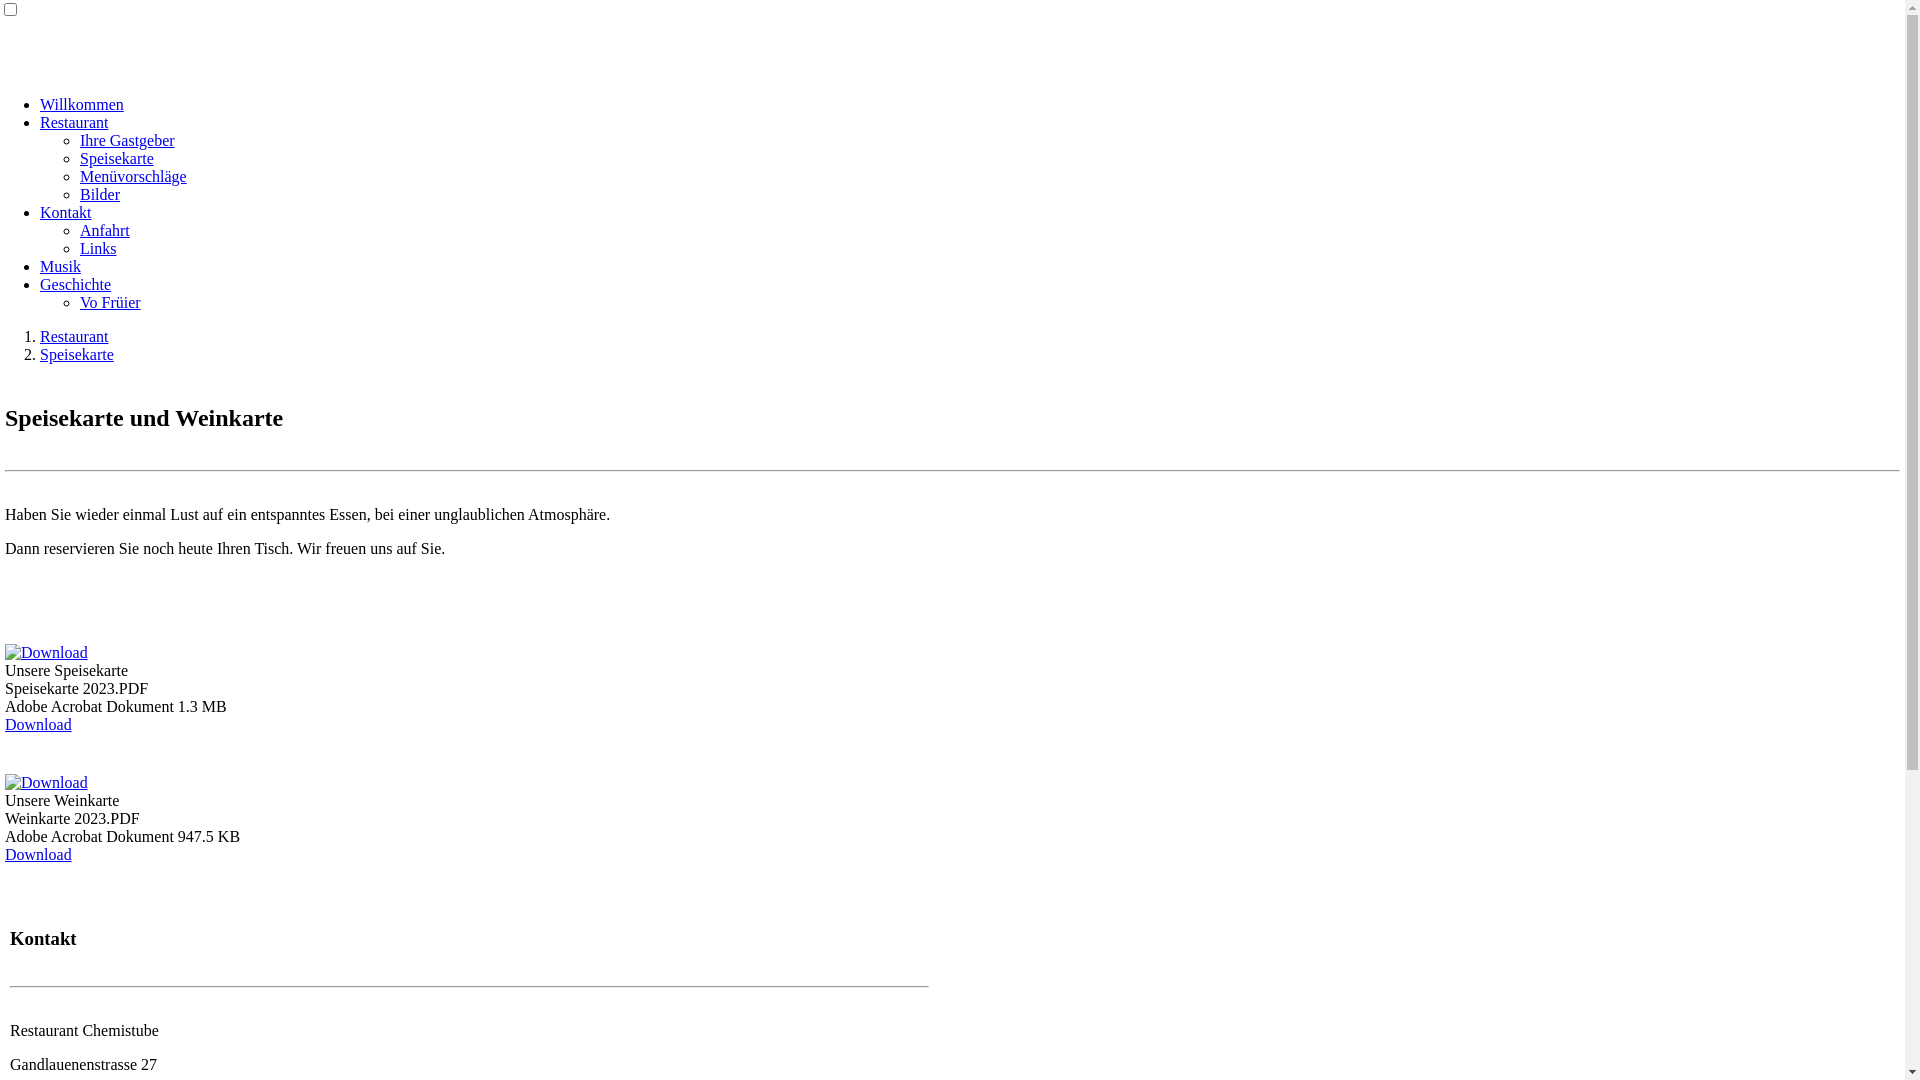  Describe the element at coordinates (60, 265) in the screenshot. I see `'Musik'` at that location.